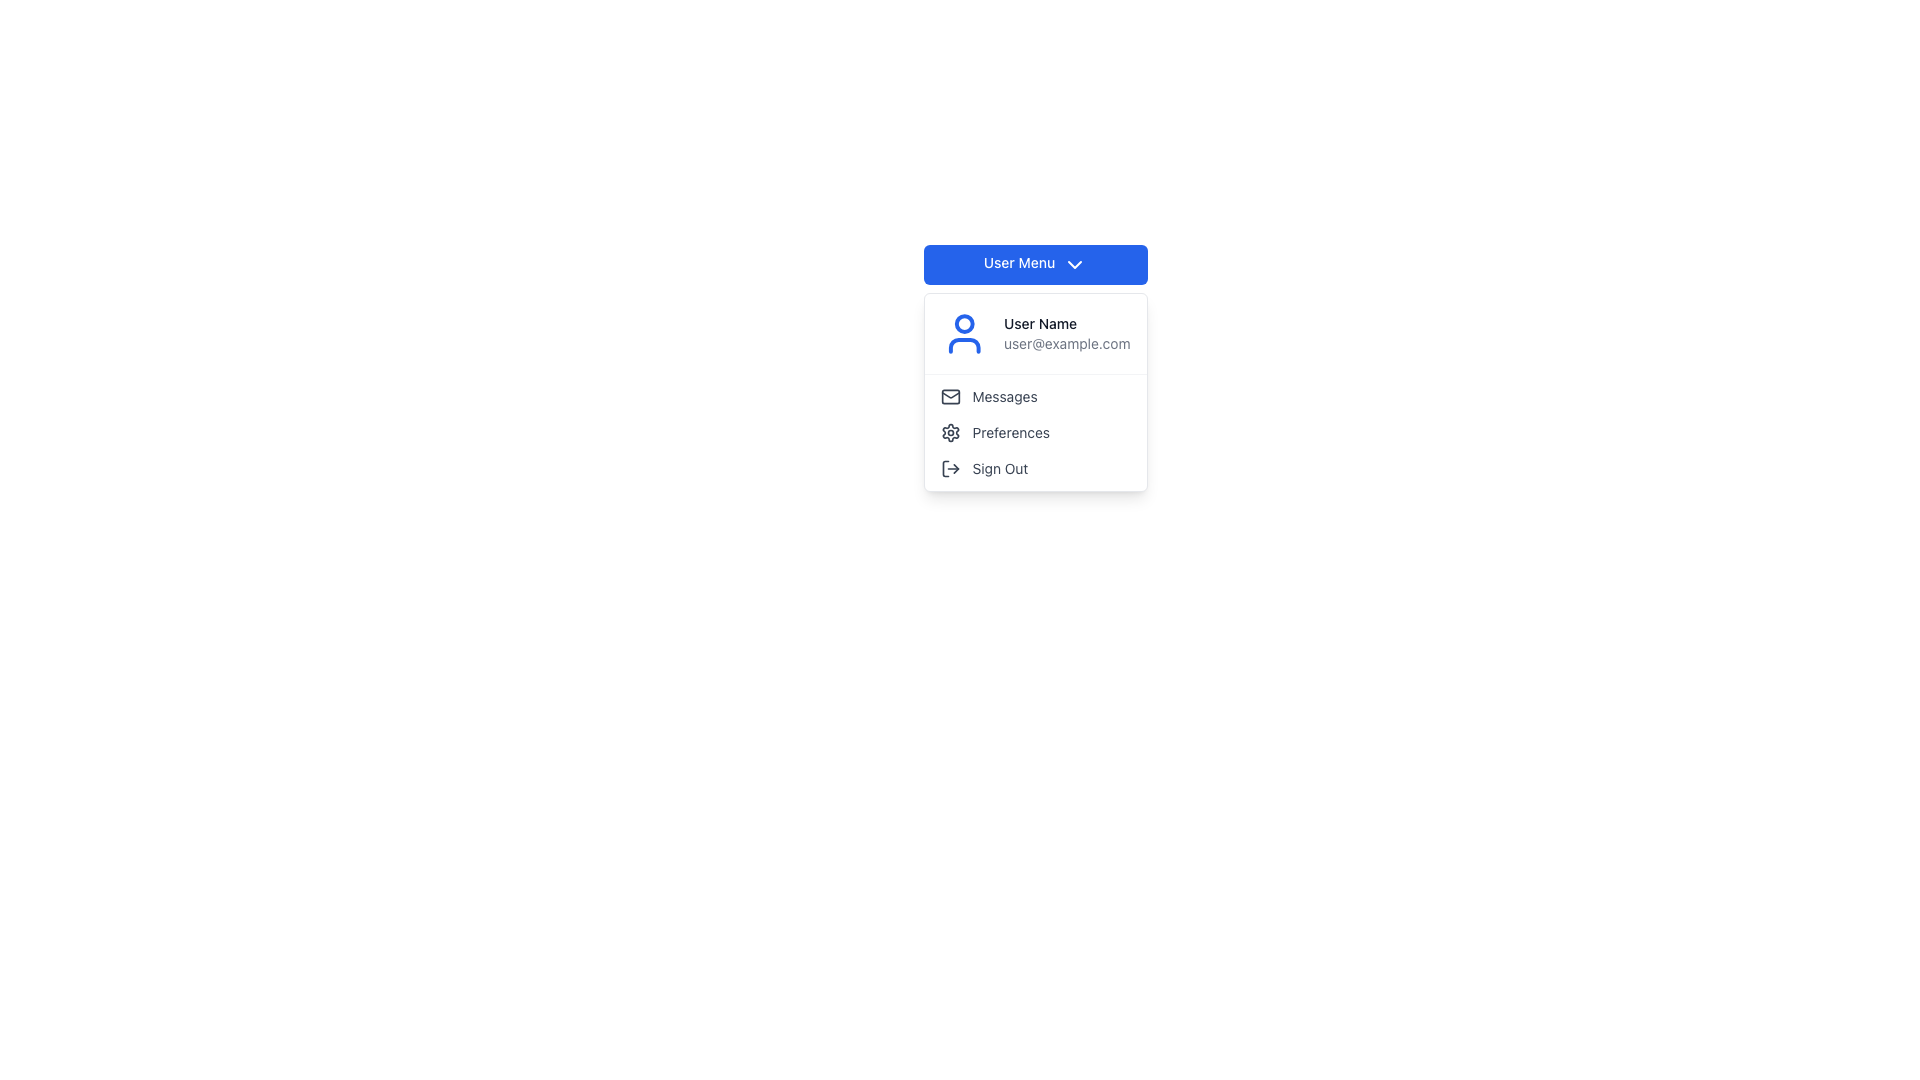 The height and width of the screenshot is (1080, 1920). I want to click on the 'User Name' text label located within the dropdown menu, which is styled in dark gray and positioned above the email address text element, so click(1066, 323).